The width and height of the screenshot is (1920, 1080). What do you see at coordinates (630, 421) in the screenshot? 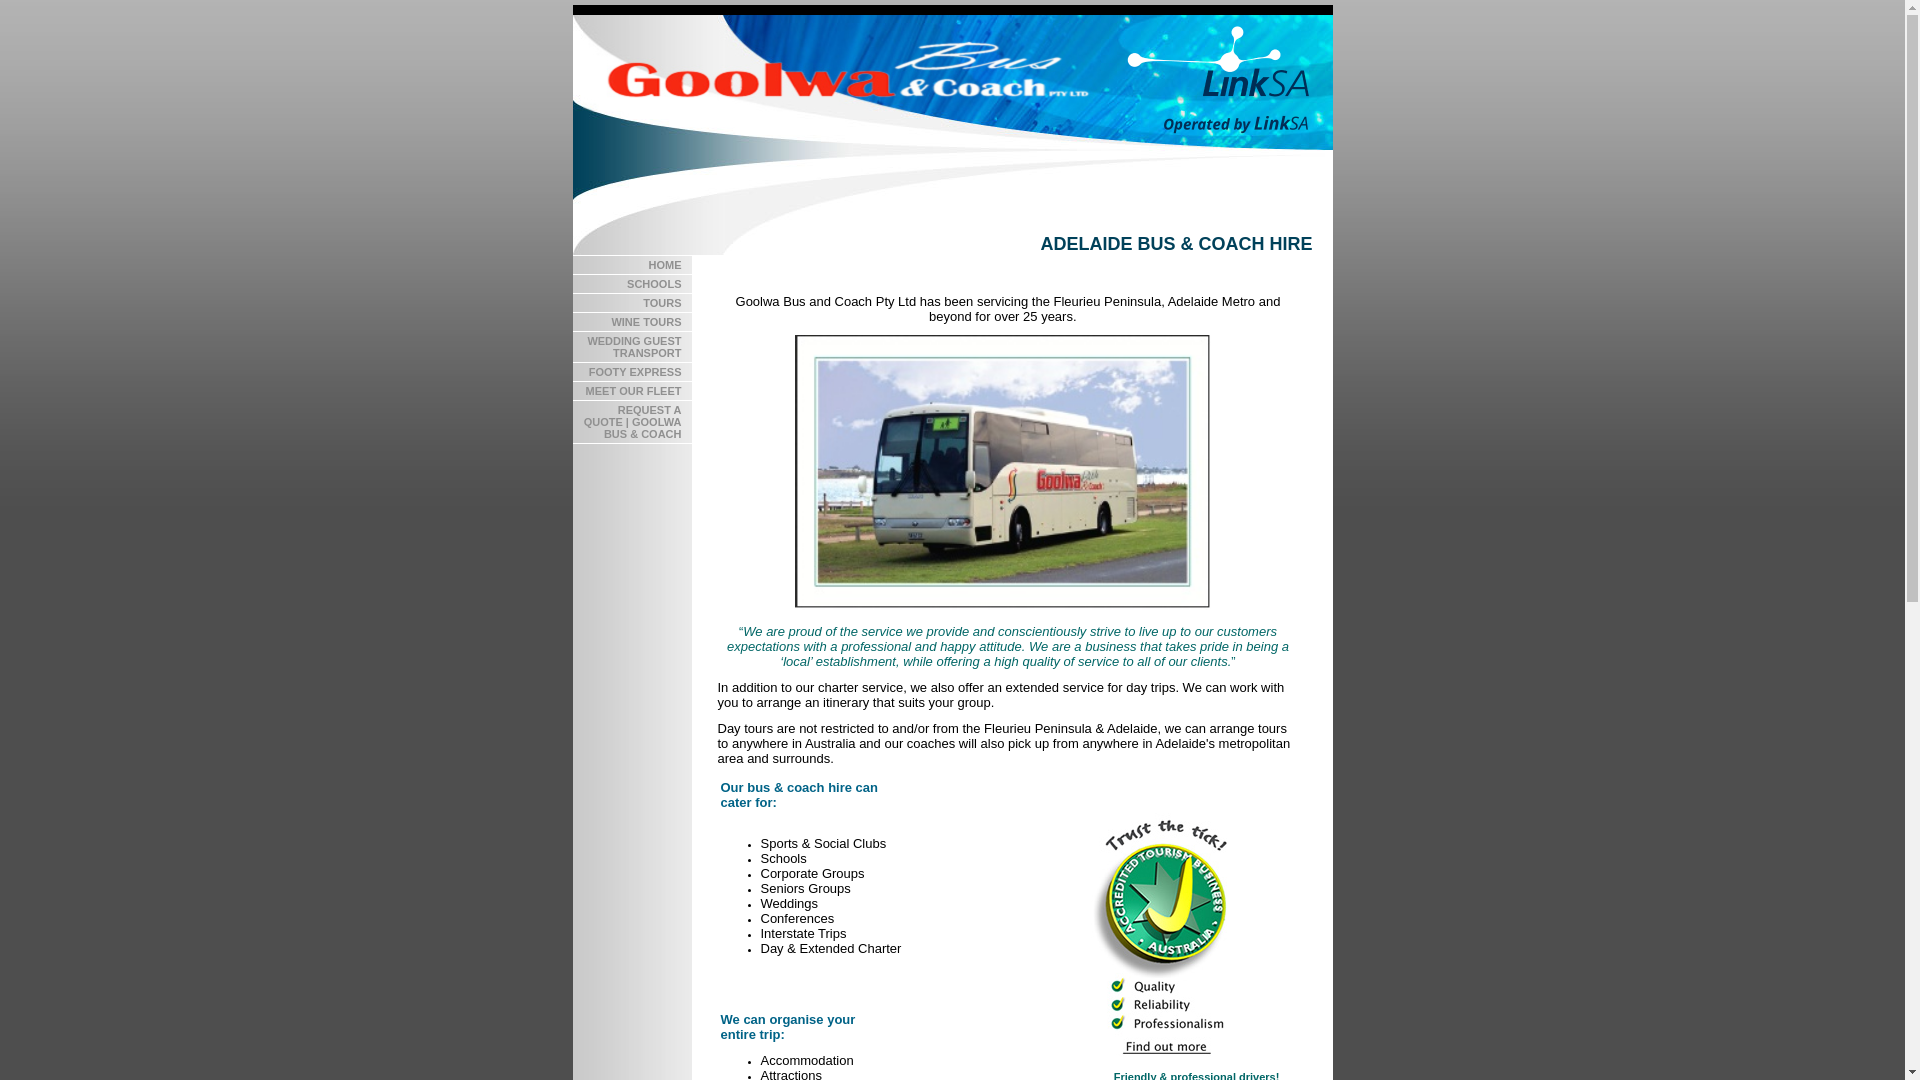
I see `'REQUEST A QUOTE | GOOLWA BUS & COACH'` at bounding box center [630, 421].